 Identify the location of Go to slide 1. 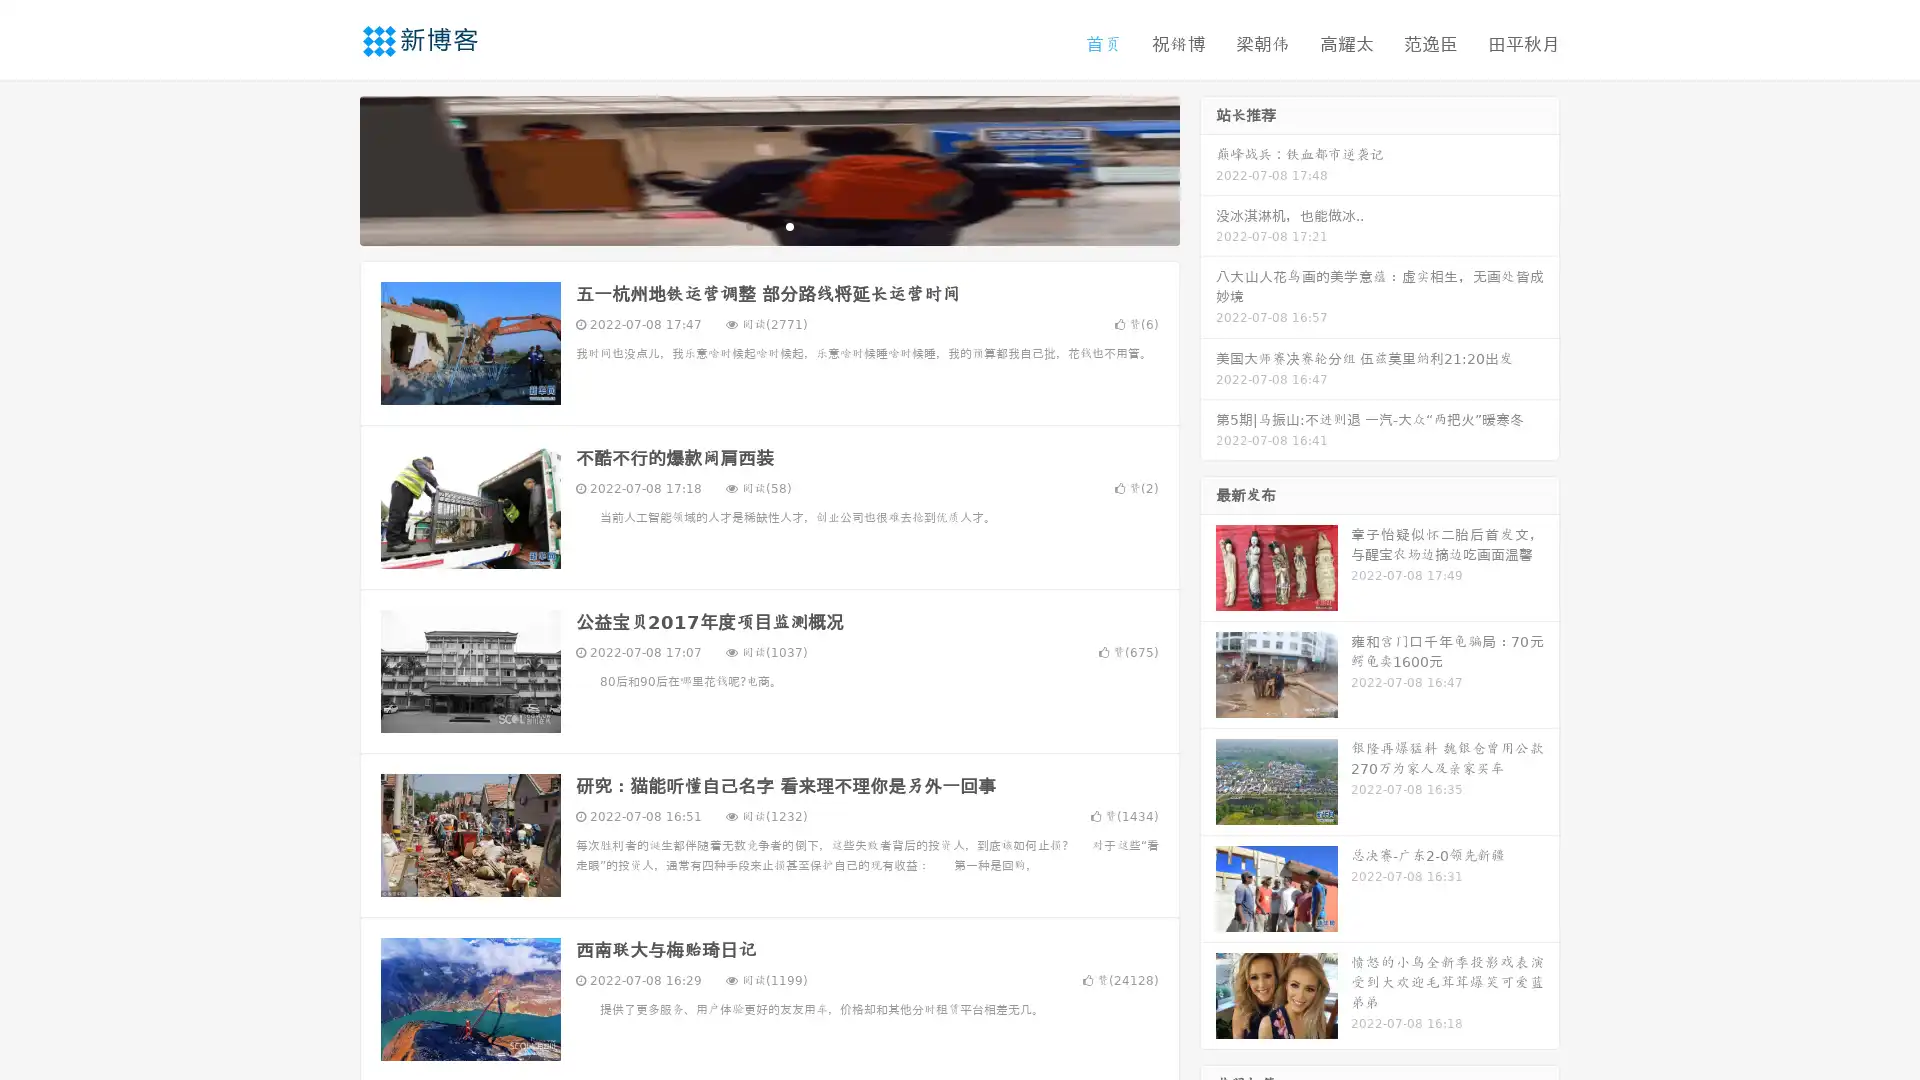
(748, 225).